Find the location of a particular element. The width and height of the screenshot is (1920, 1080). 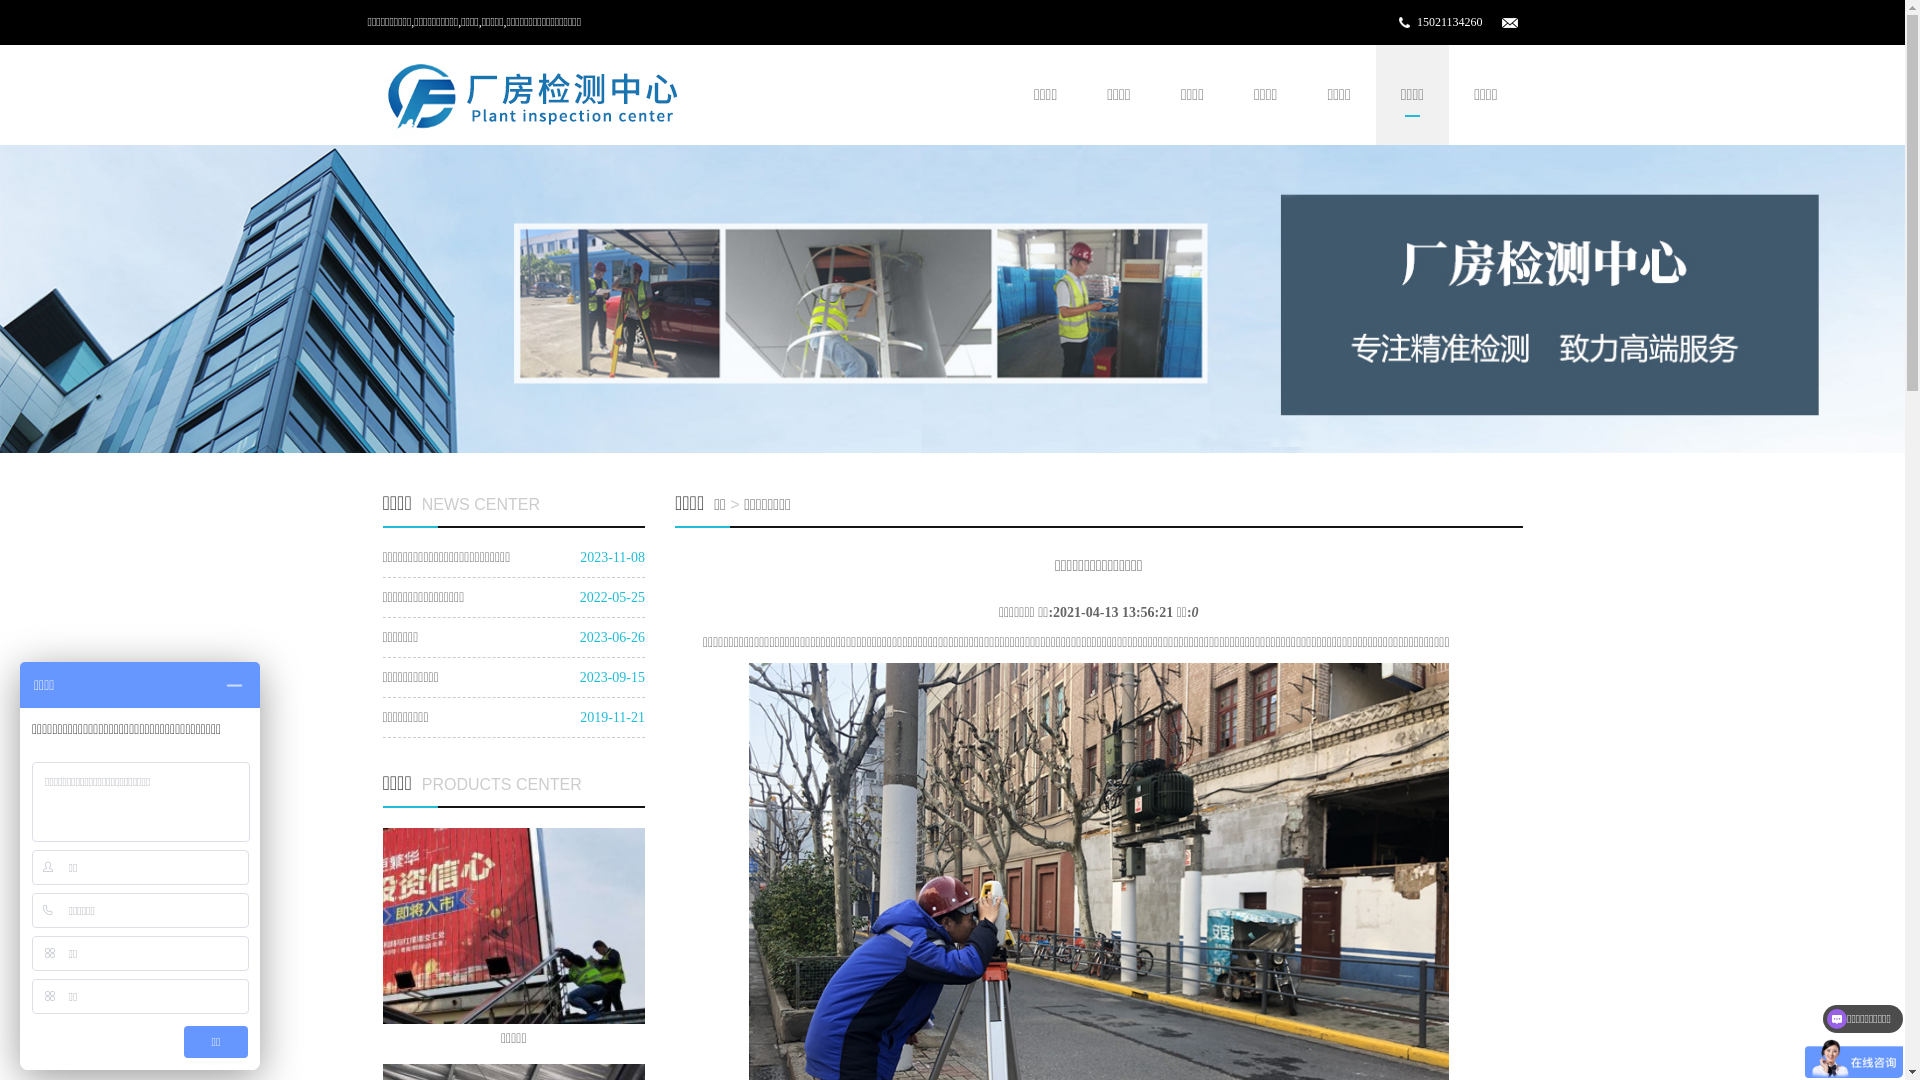

'15021134260' is located at coordinates (1415, 22).